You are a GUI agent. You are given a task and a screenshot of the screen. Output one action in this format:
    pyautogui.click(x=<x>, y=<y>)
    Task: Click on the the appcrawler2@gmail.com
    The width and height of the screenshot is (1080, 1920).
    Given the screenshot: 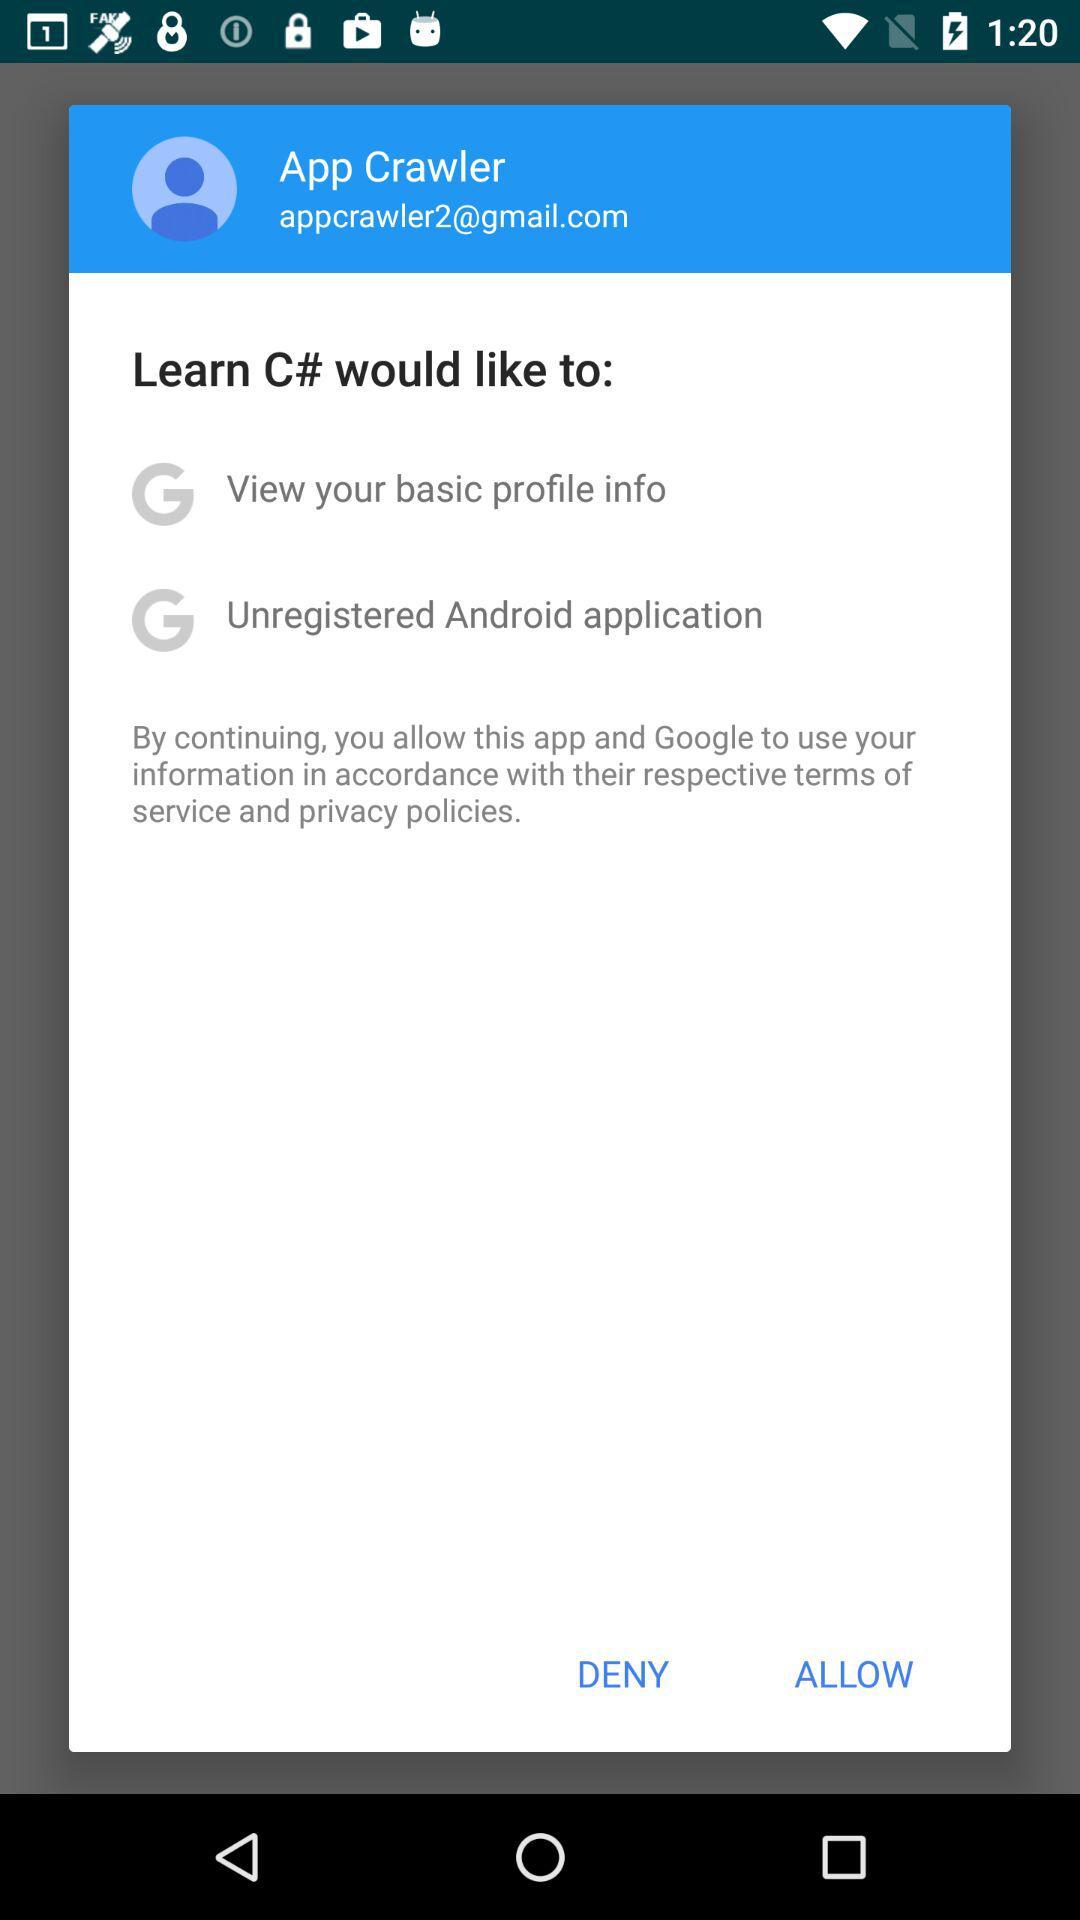 What is the action you would take?
    pyautogui.click(x=454, y=214)
    